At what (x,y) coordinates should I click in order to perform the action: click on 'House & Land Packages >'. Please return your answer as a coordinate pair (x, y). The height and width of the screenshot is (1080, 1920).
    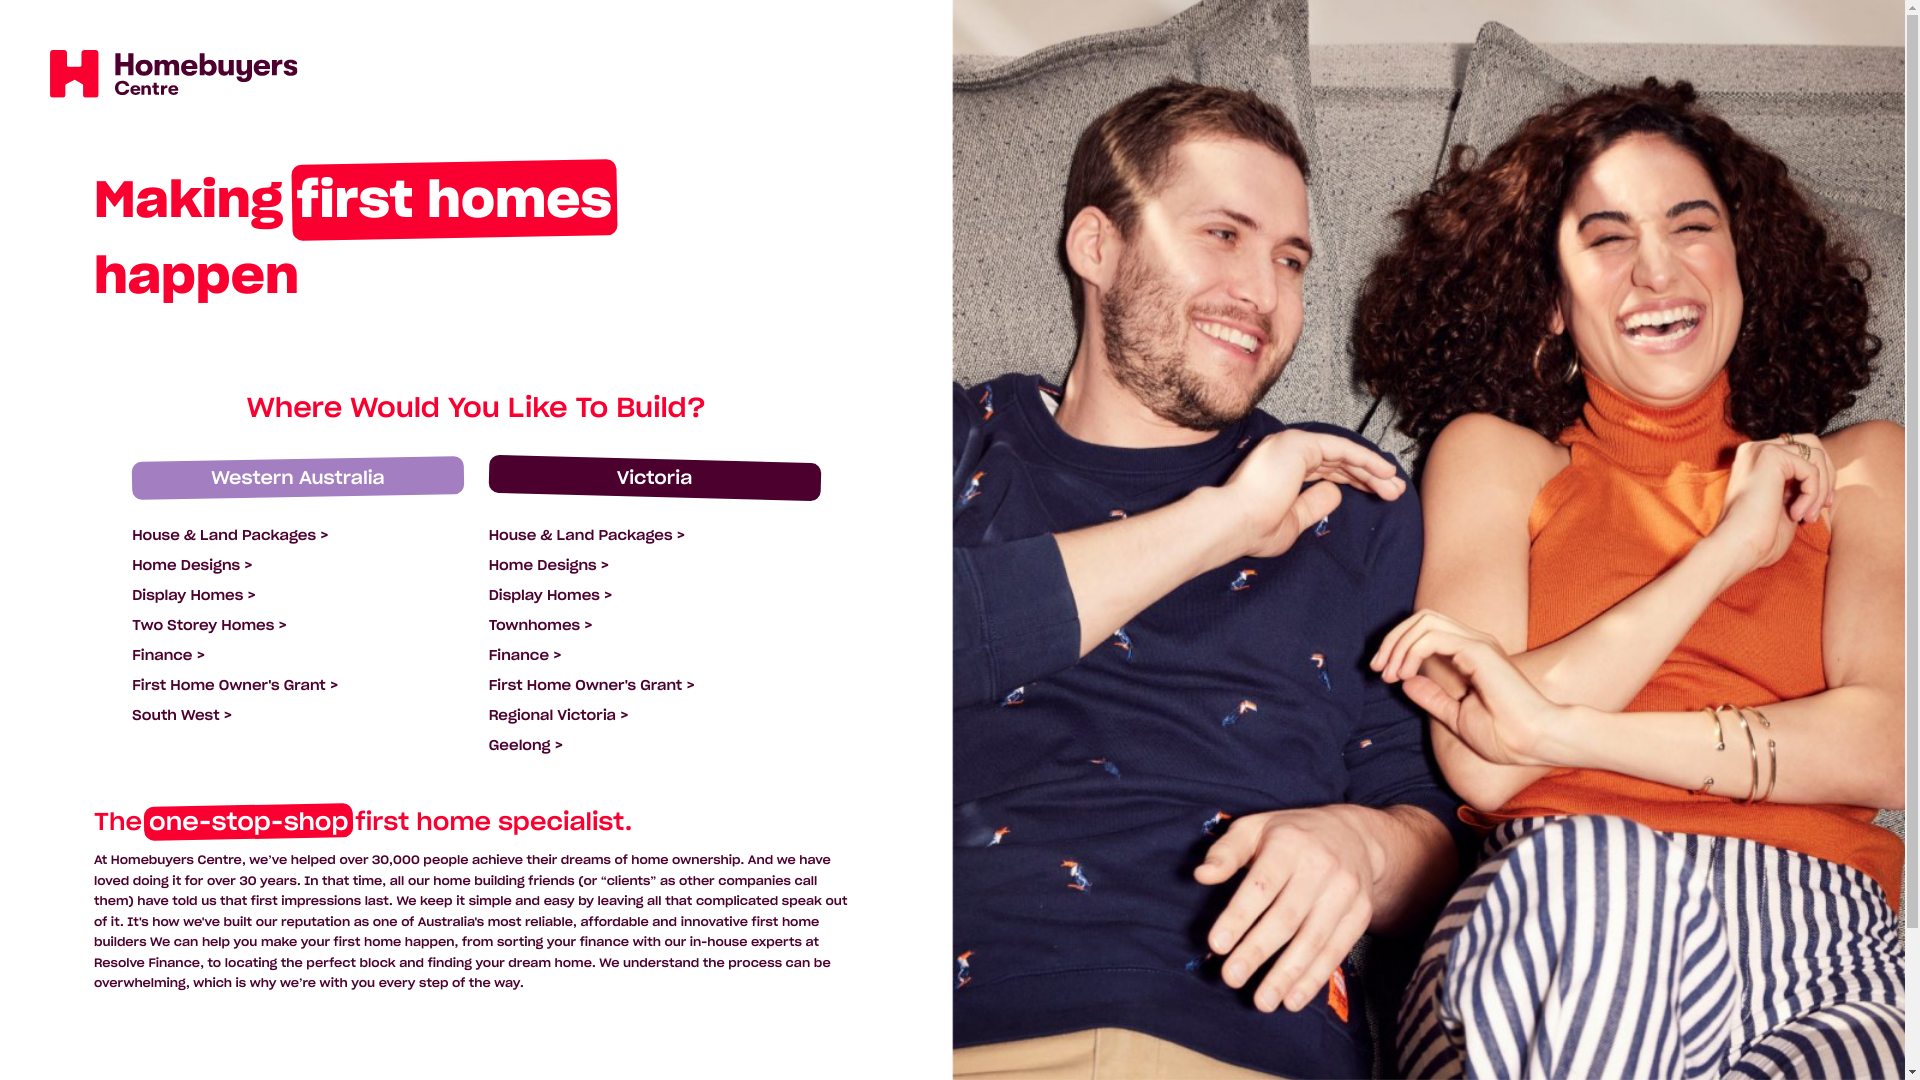
    Looking at the image, I should click on (230, 534).